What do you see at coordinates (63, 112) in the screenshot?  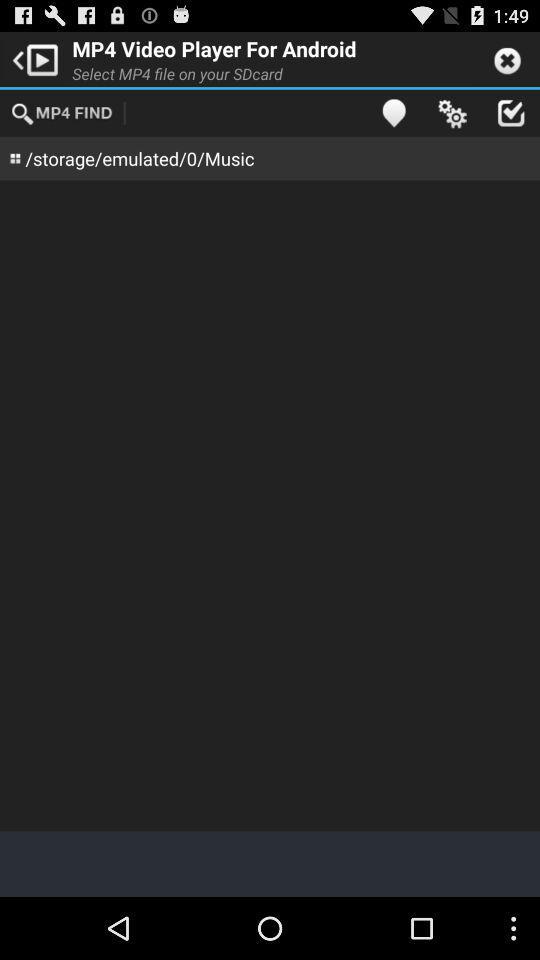 I see `item above storage emulated 0` at bounding box center [63, 112].